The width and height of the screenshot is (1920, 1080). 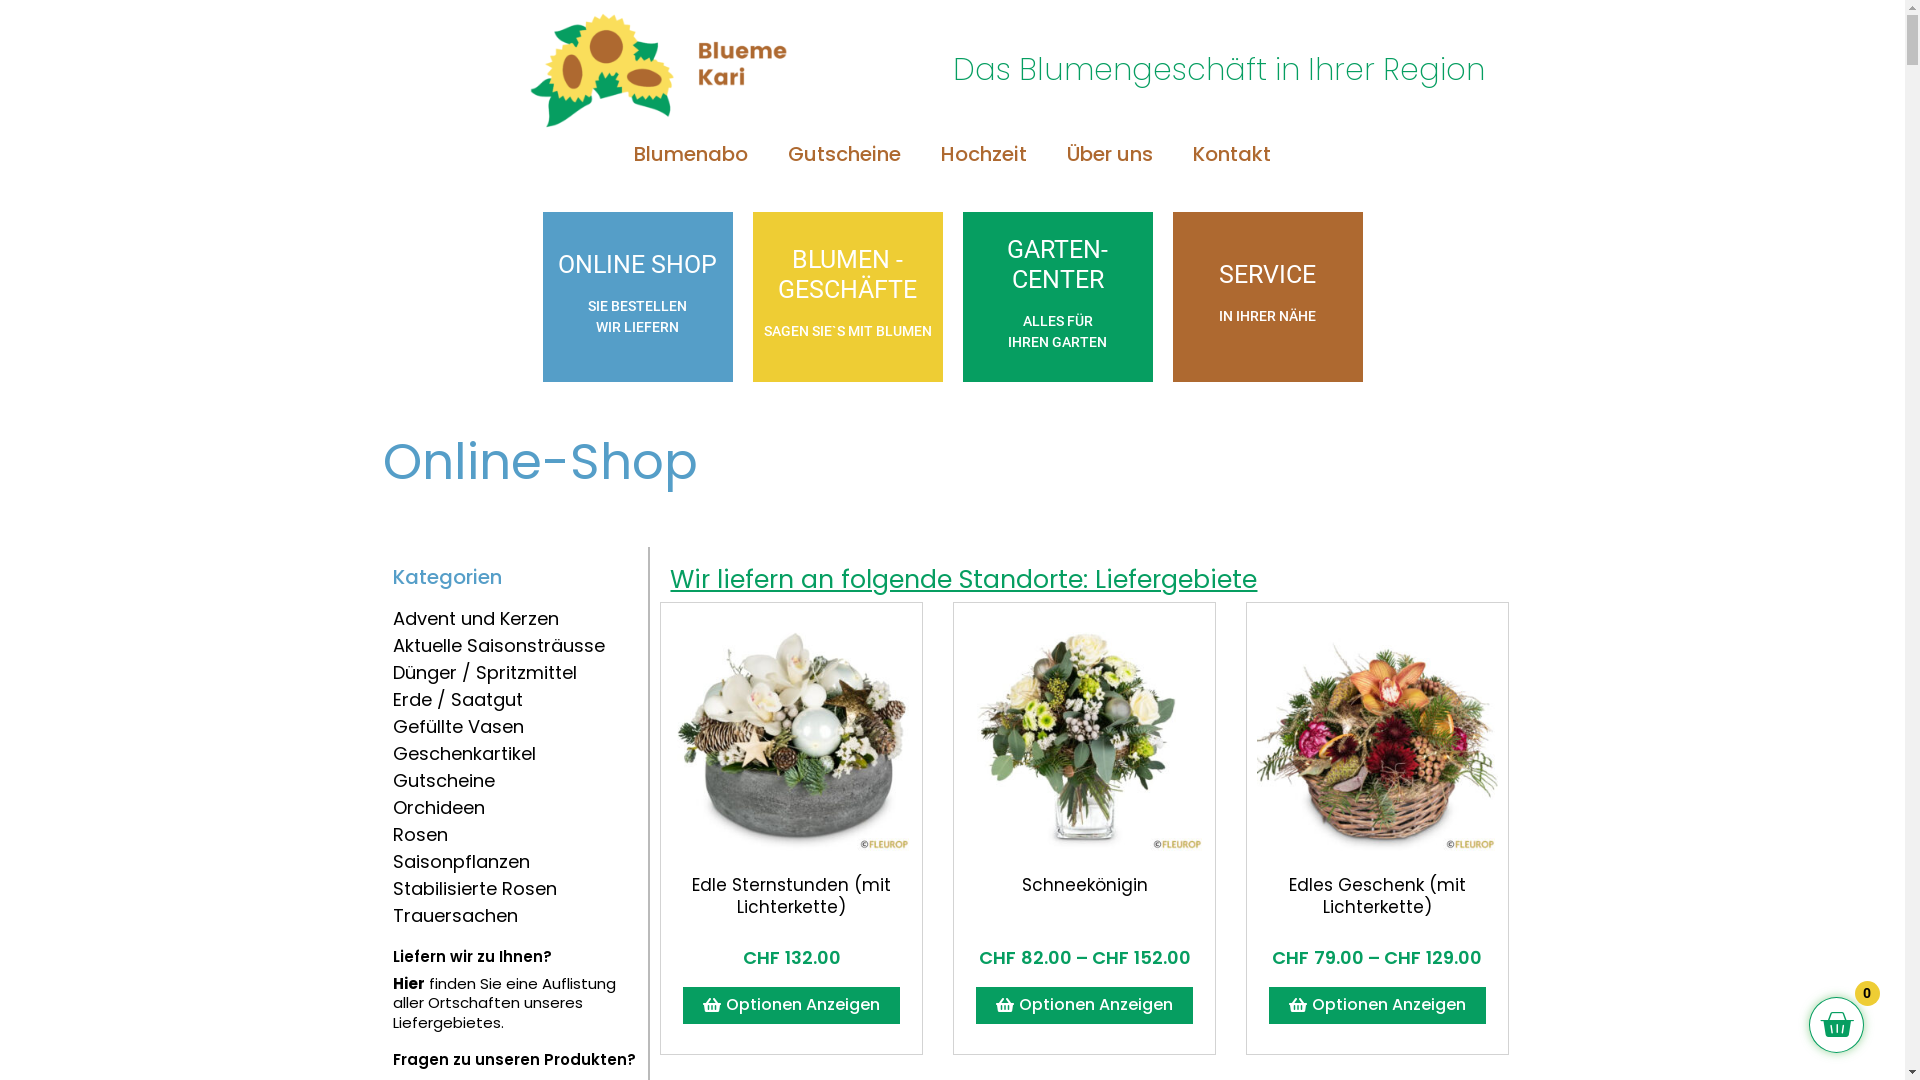 What do you see at coordinates (844, 153) in the screenshot?
I see `'Gutscheine'` at bounding box center [844, 153].